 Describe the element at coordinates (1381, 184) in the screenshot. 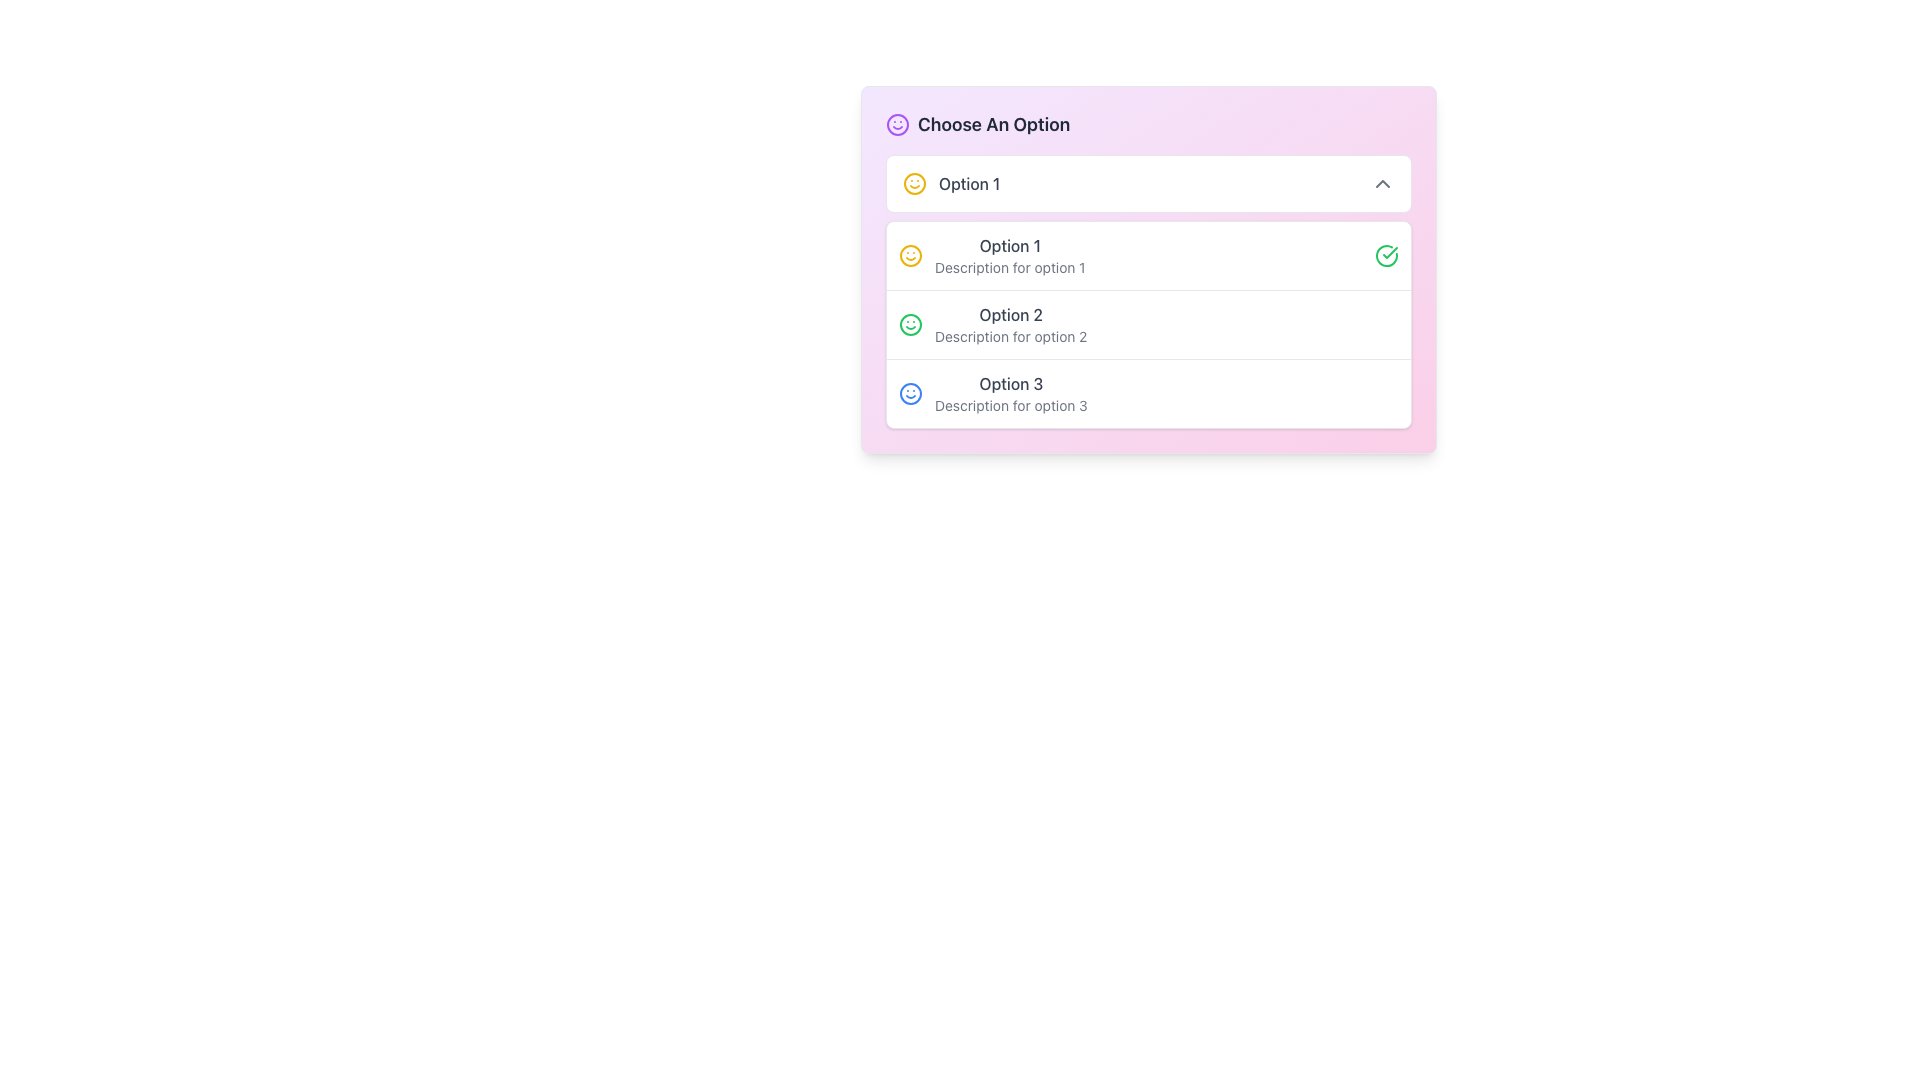

I see `the downward-facing chevron icon located in the top-right corner of the dropdown header displaying 'Option 1'` at that location.